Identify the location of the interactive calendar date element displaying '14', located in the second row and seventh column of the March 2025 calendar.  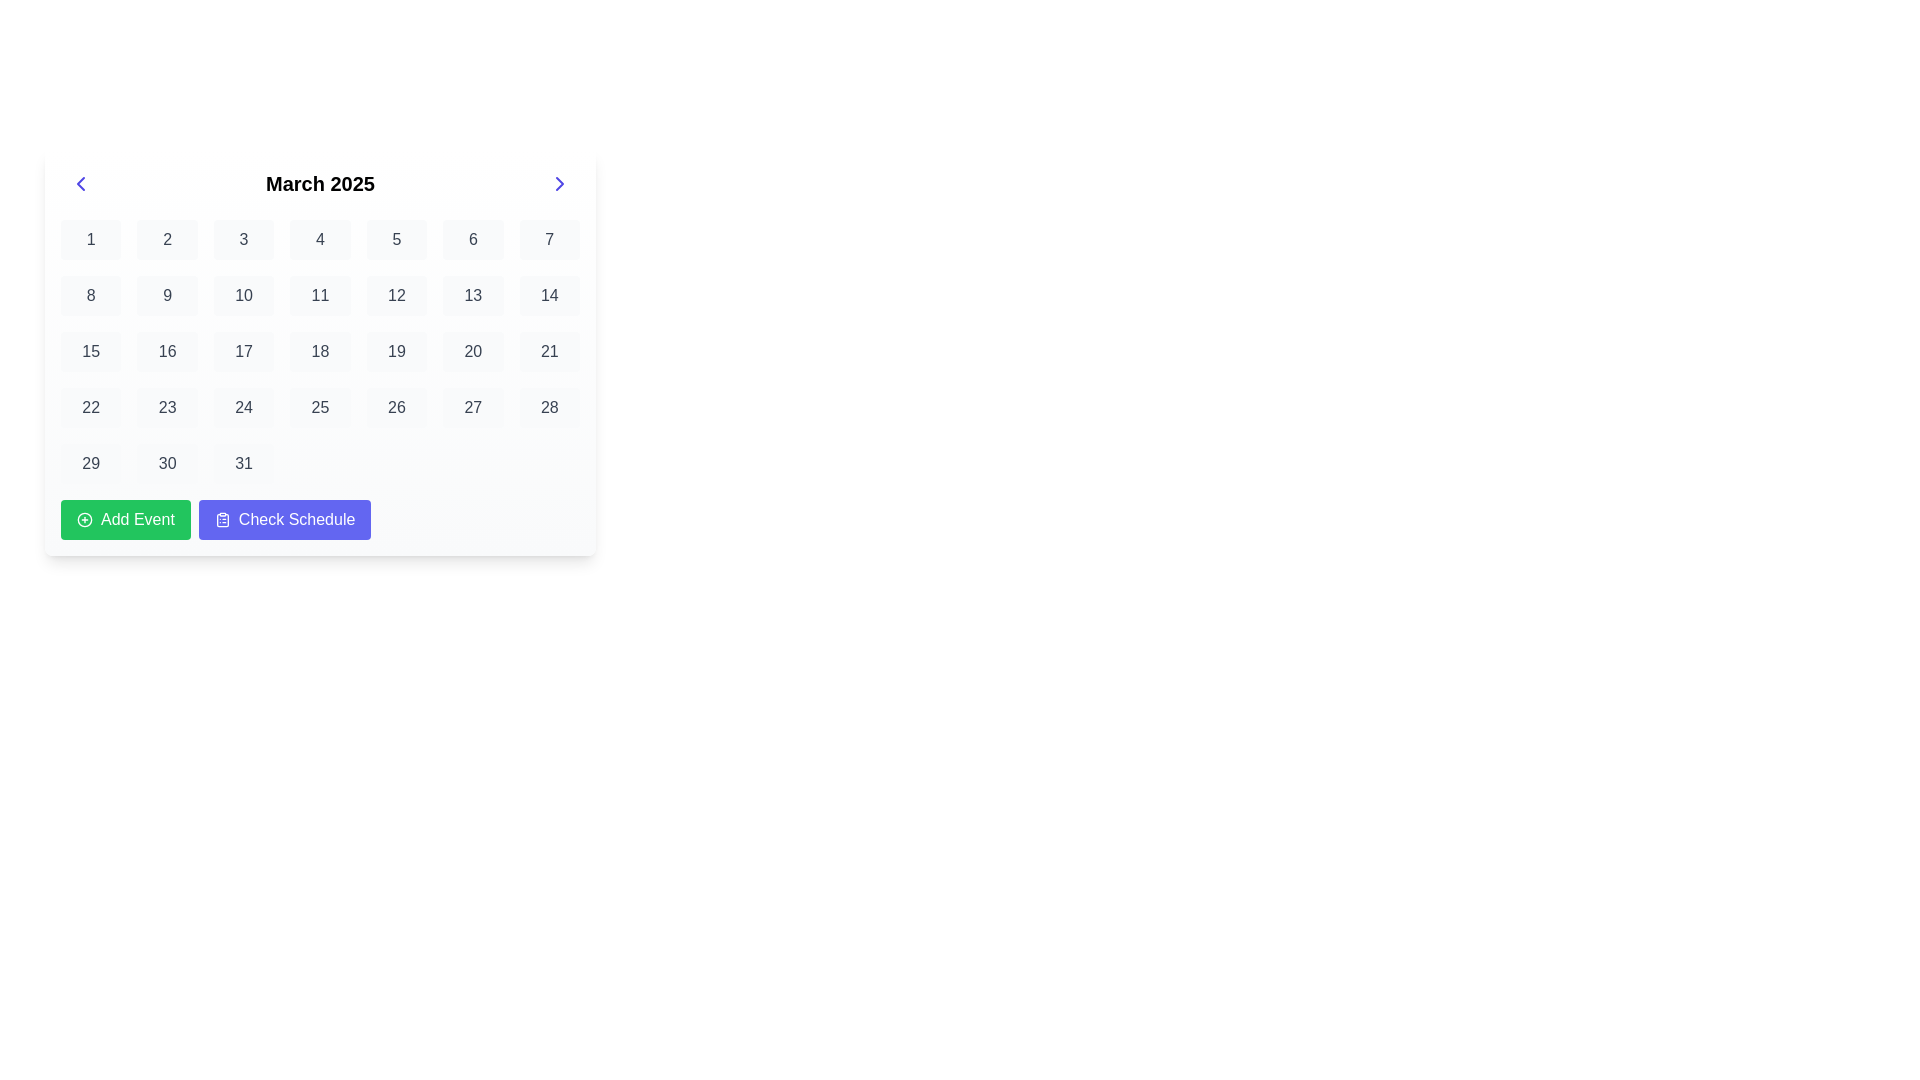
(549, 296).